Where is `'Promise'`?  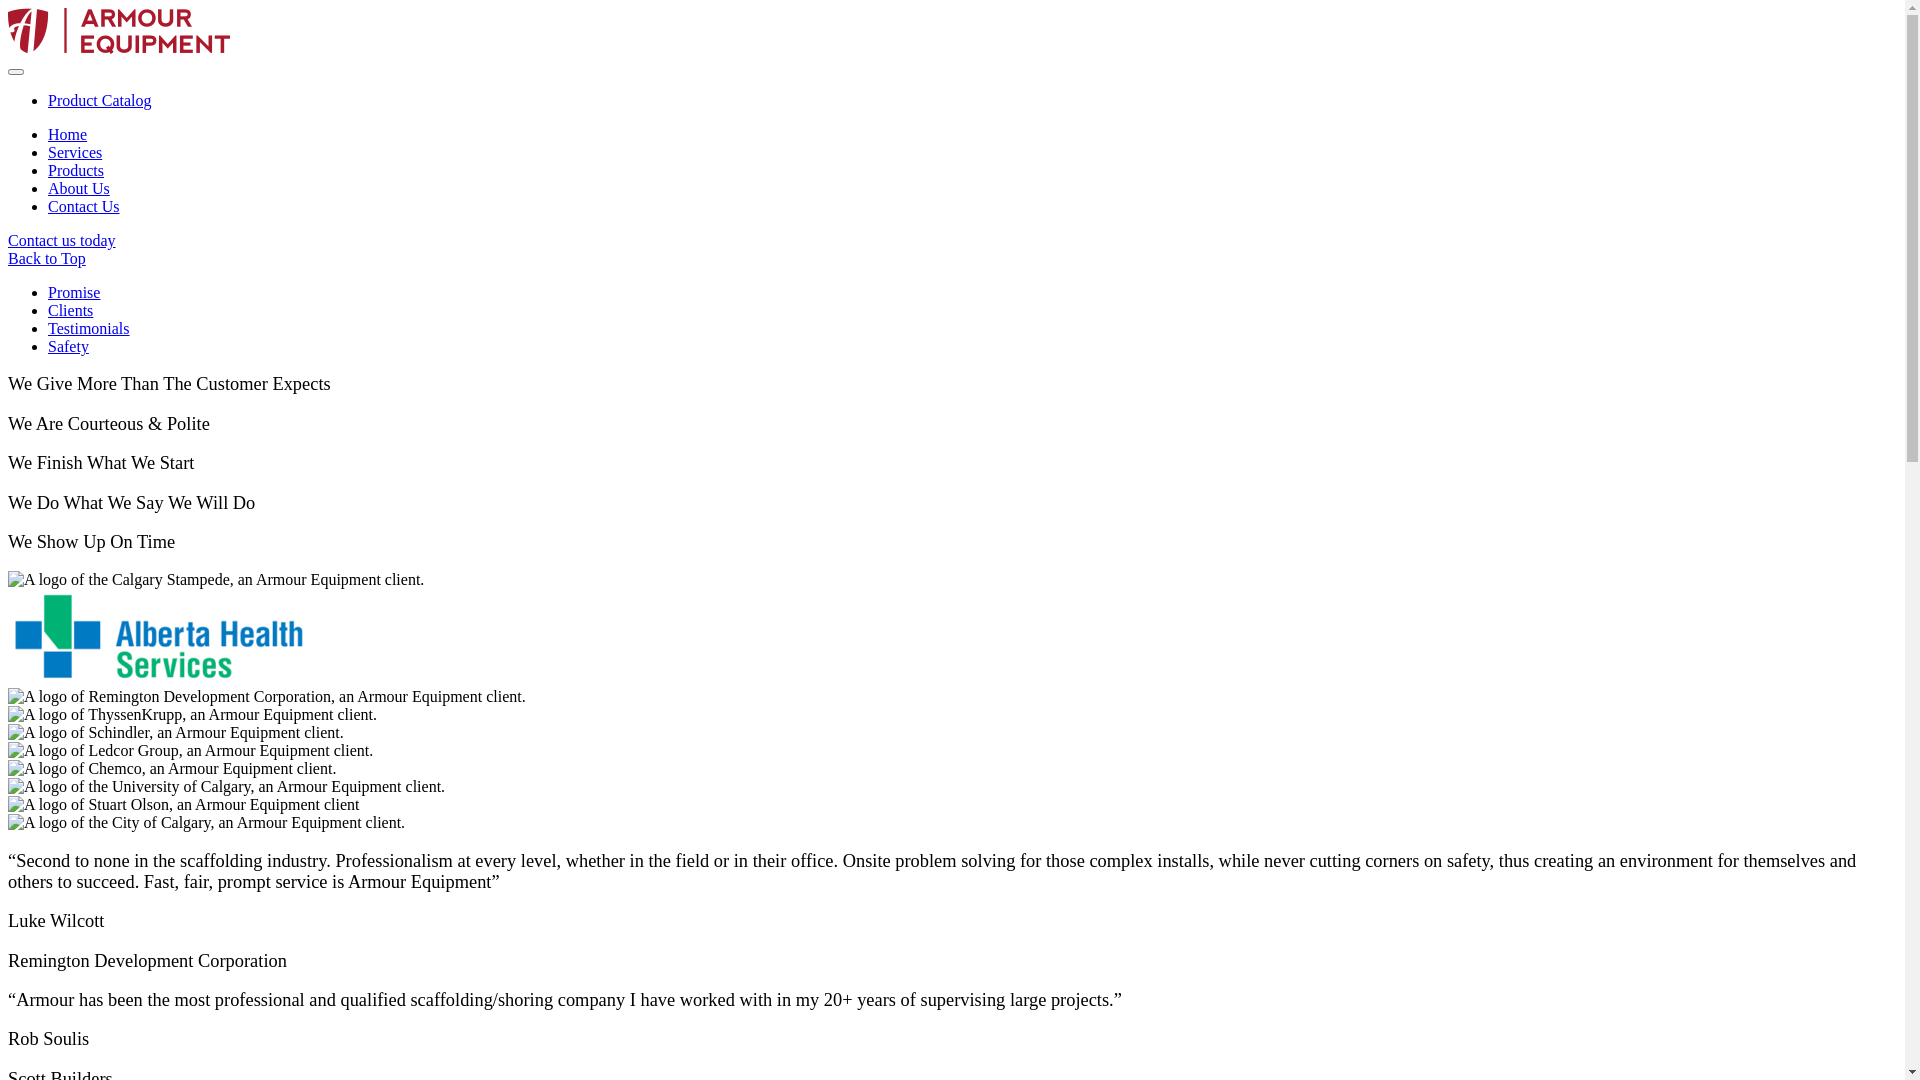 'Promise' is located at coordinates (48, 292).